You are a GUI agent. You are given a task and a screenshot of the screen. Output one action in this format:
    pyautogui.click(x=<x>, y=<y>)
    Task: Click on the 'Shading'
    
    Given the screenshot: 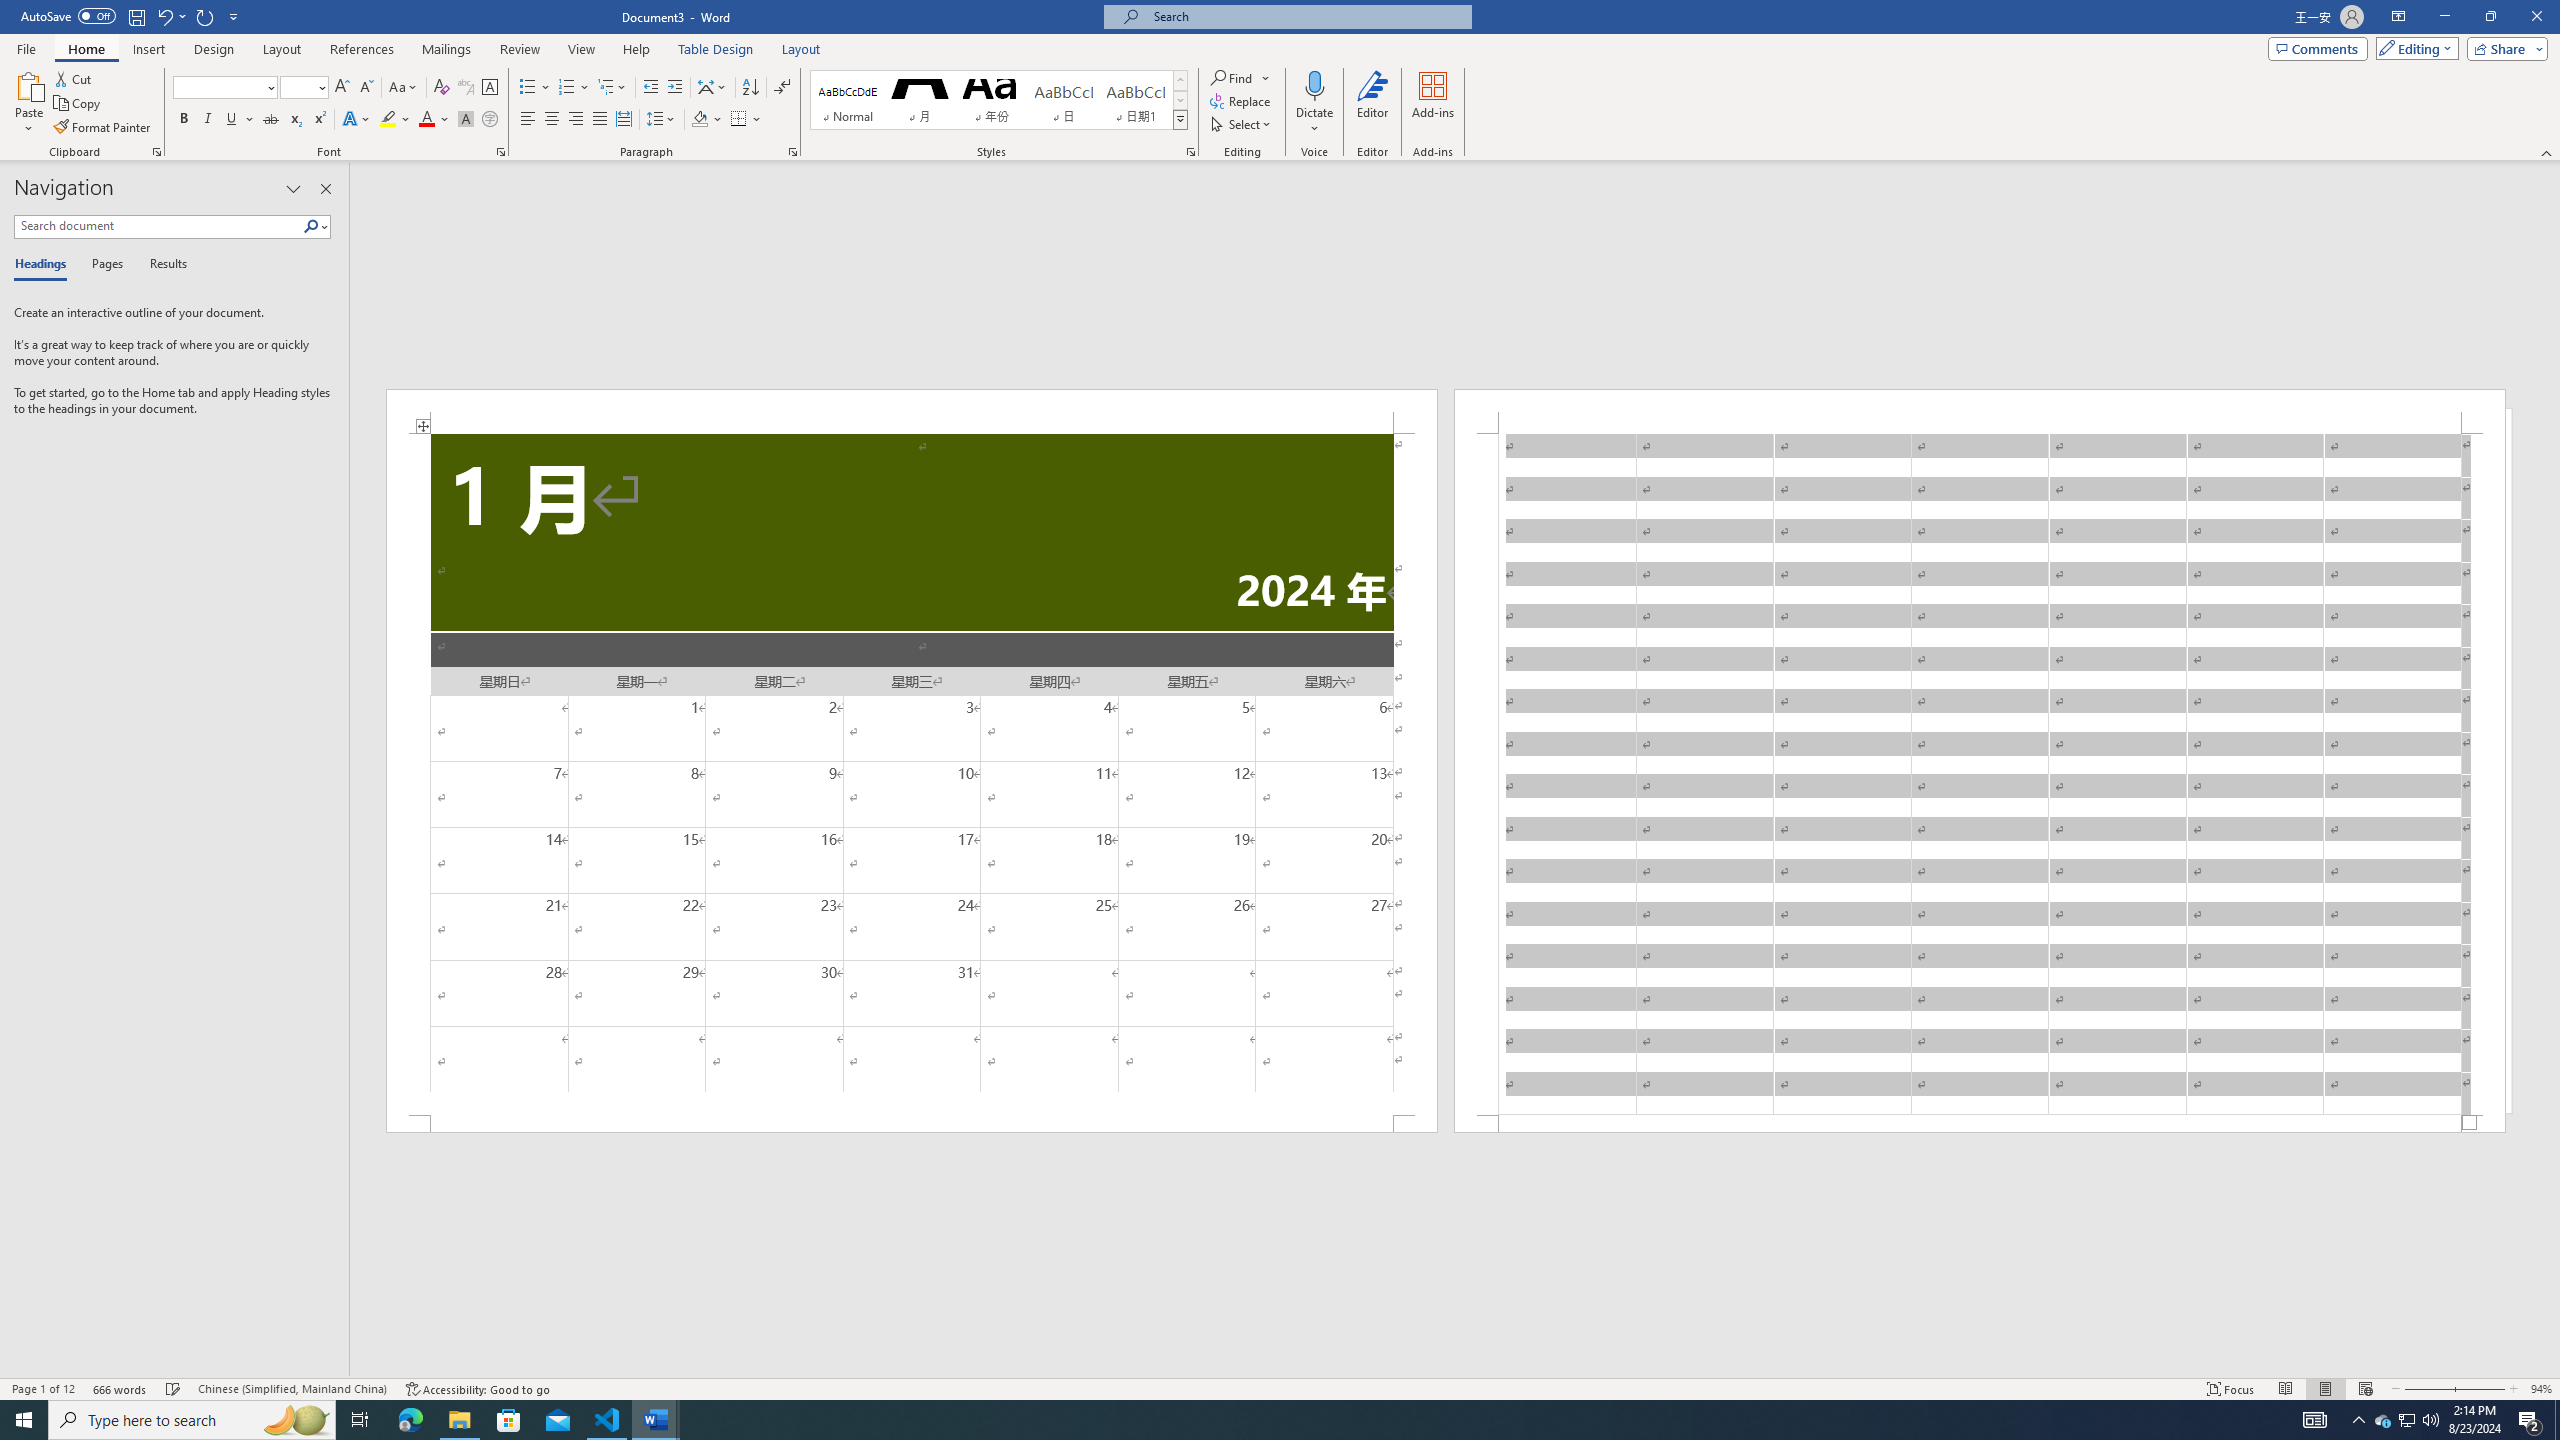 What is the action you would take?
    pyautogui.click(x=706, y=118)
    